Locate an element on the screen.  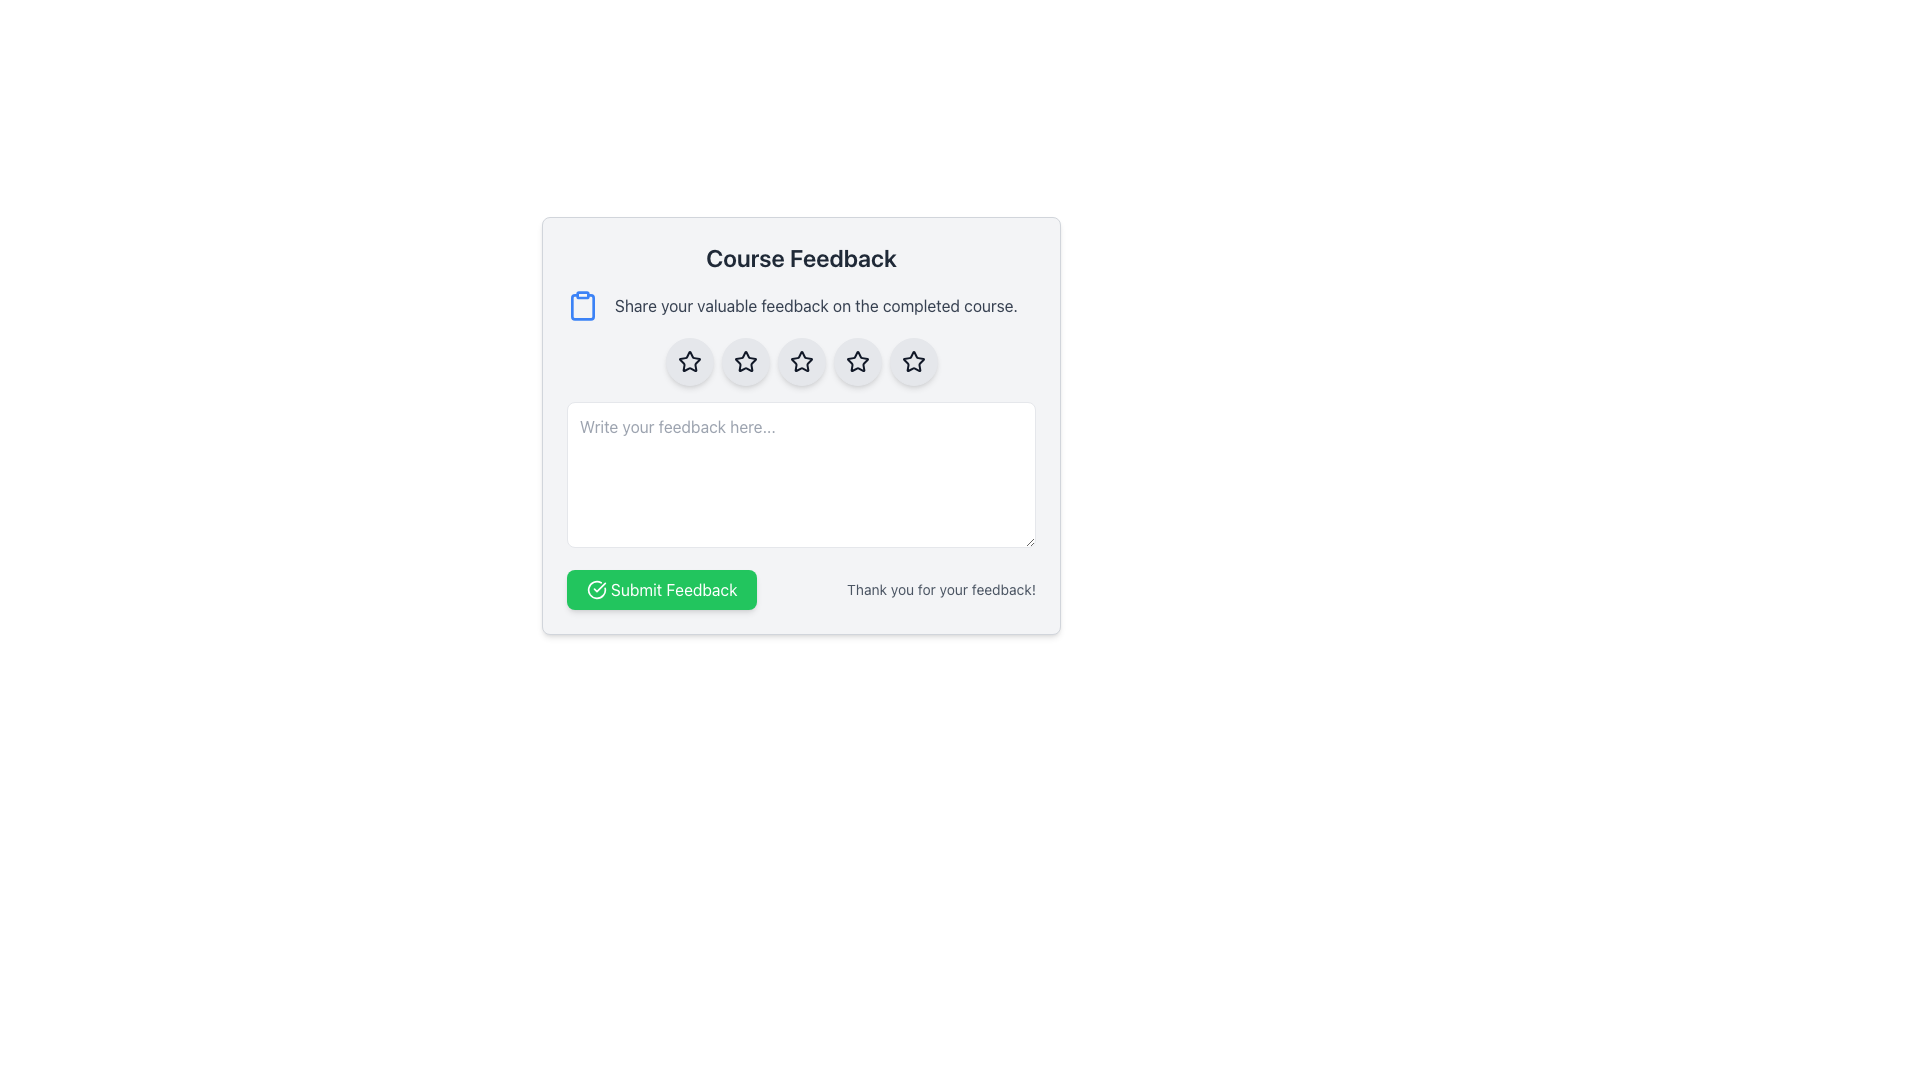
the third star icon in the rating system is located at coordinates (857, 361).